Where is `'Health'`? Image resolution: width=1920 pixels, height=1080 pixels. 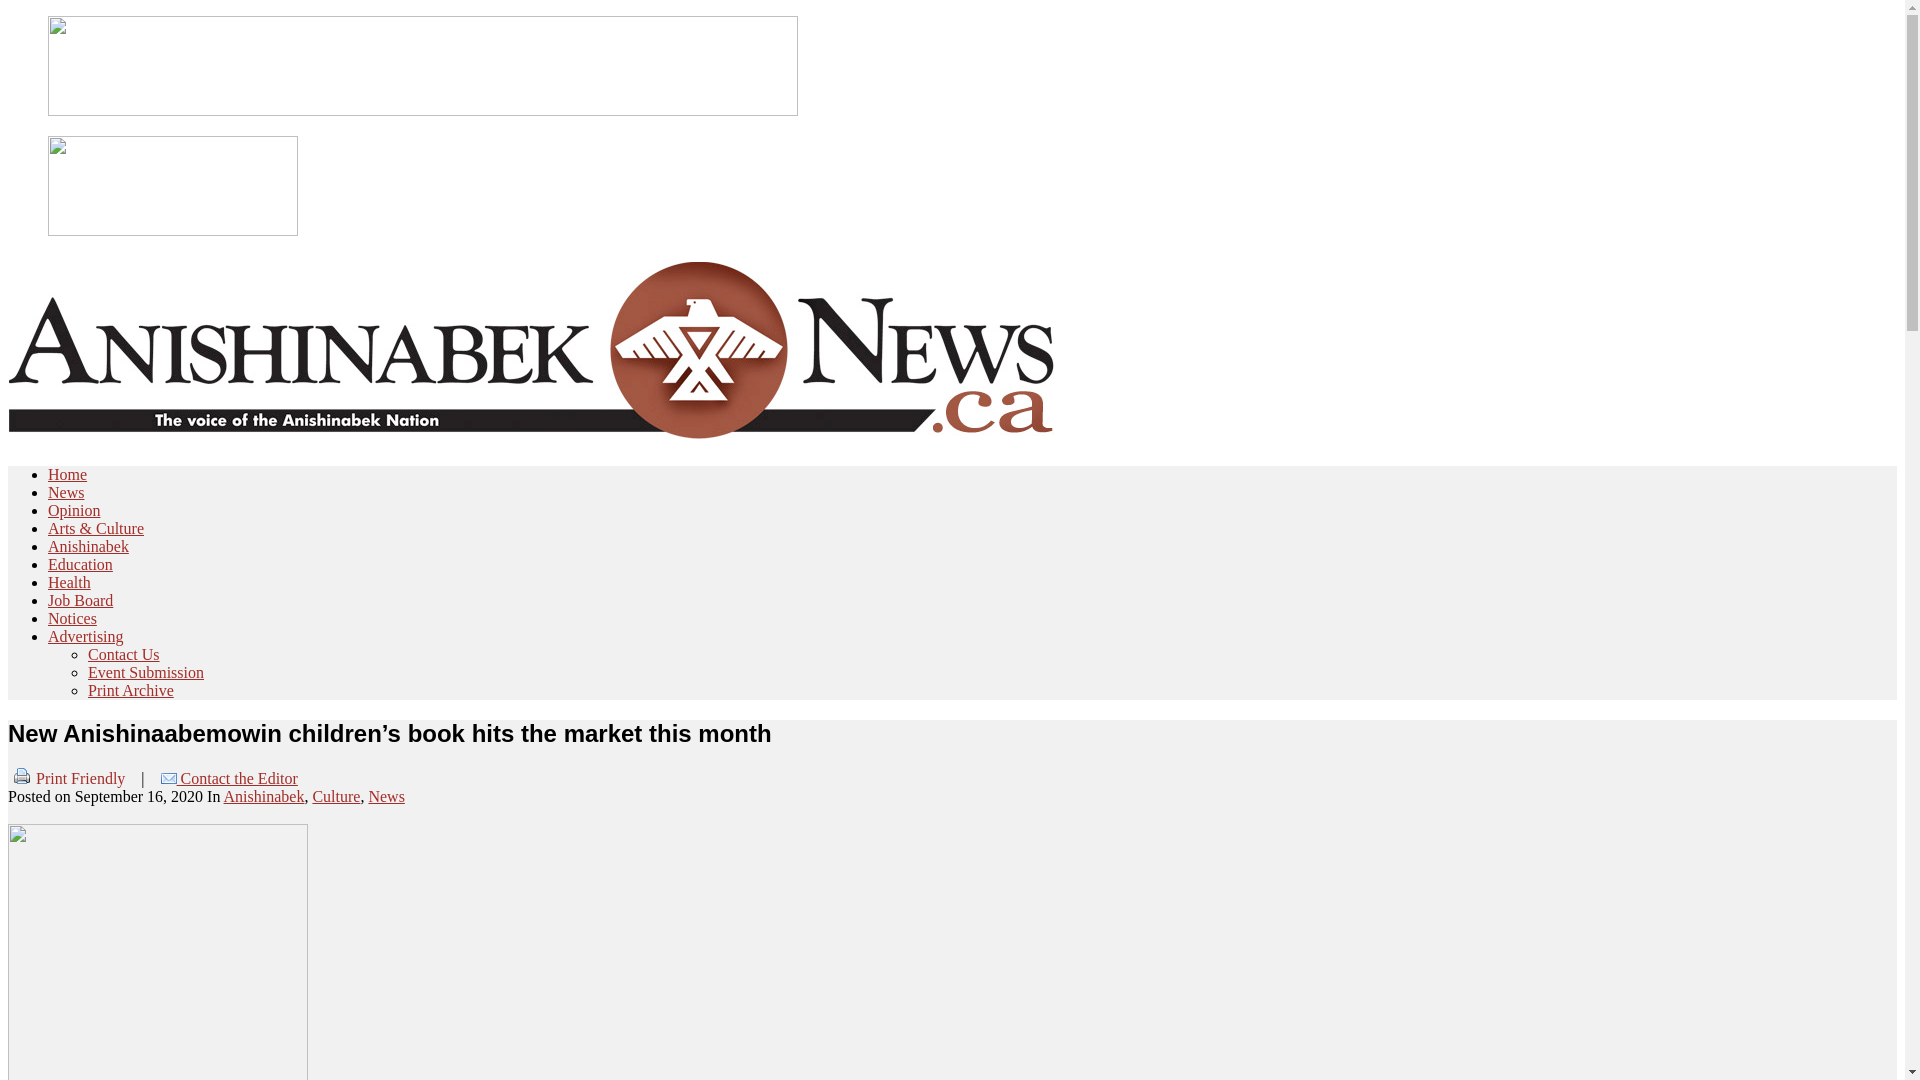 'Health' is located at coordinates (69, 582).